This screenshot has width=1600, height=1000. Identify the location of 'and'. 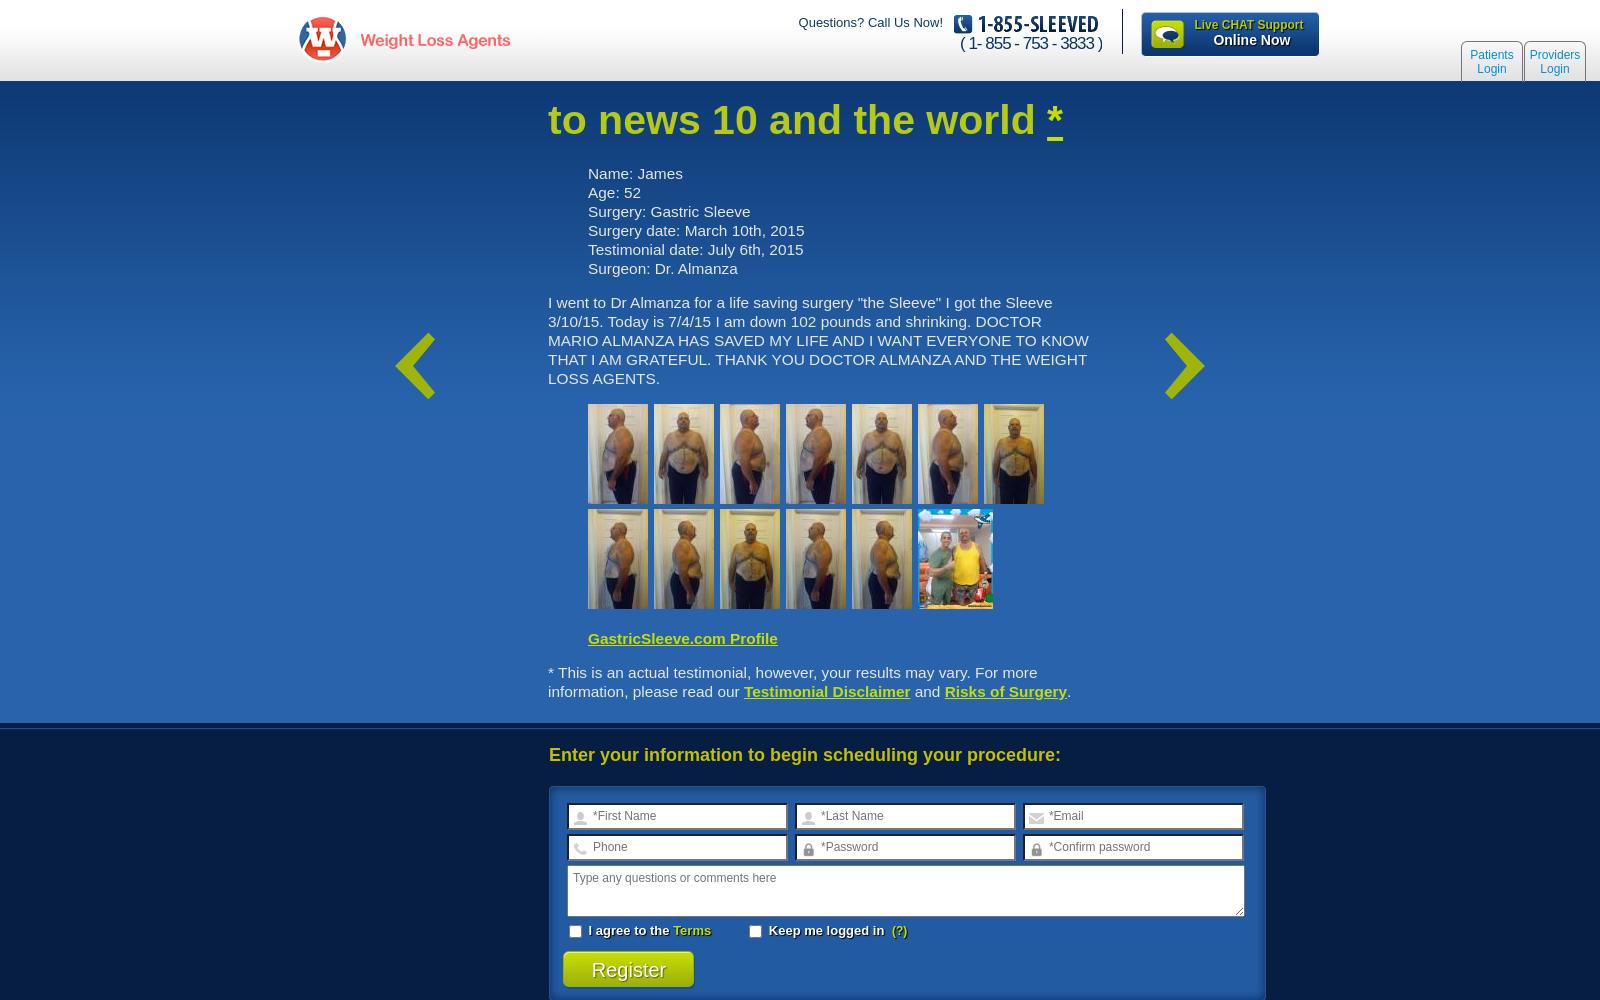
(926, 689).